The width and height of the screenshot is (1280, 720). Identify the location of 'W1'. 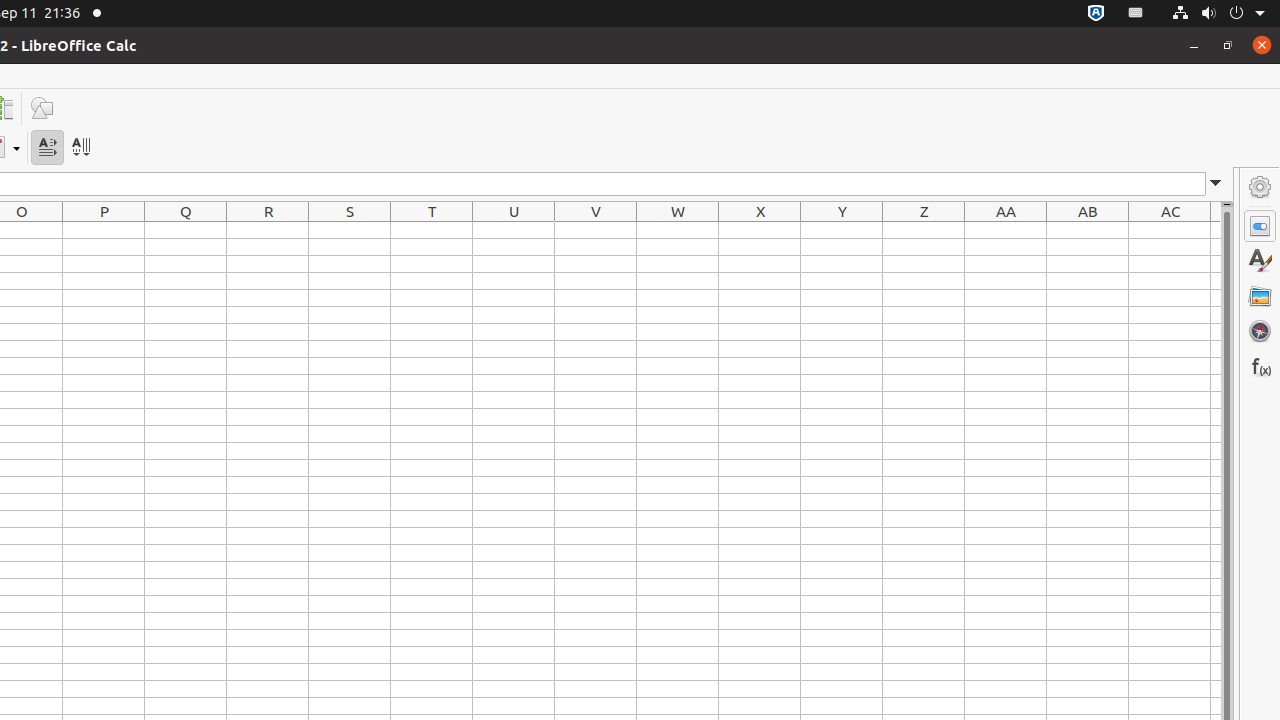
(678, 229).